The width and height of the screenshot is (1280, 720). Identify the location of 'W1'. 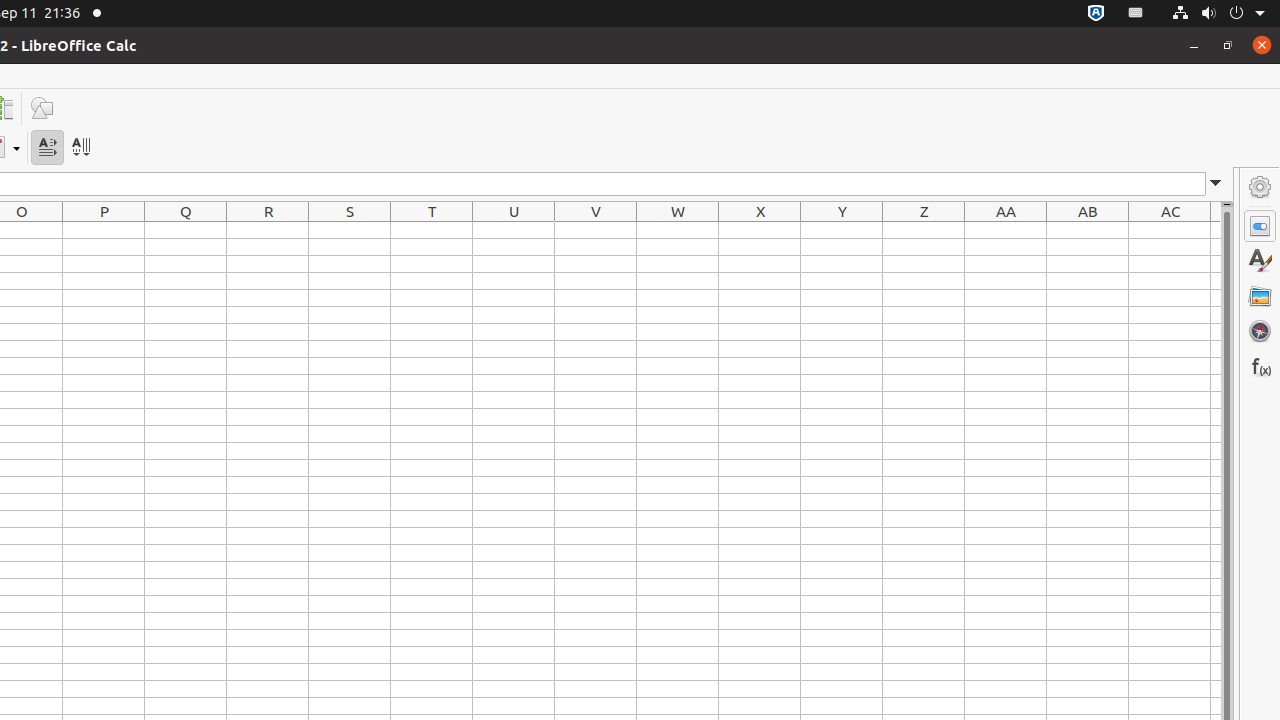
(678, 229).